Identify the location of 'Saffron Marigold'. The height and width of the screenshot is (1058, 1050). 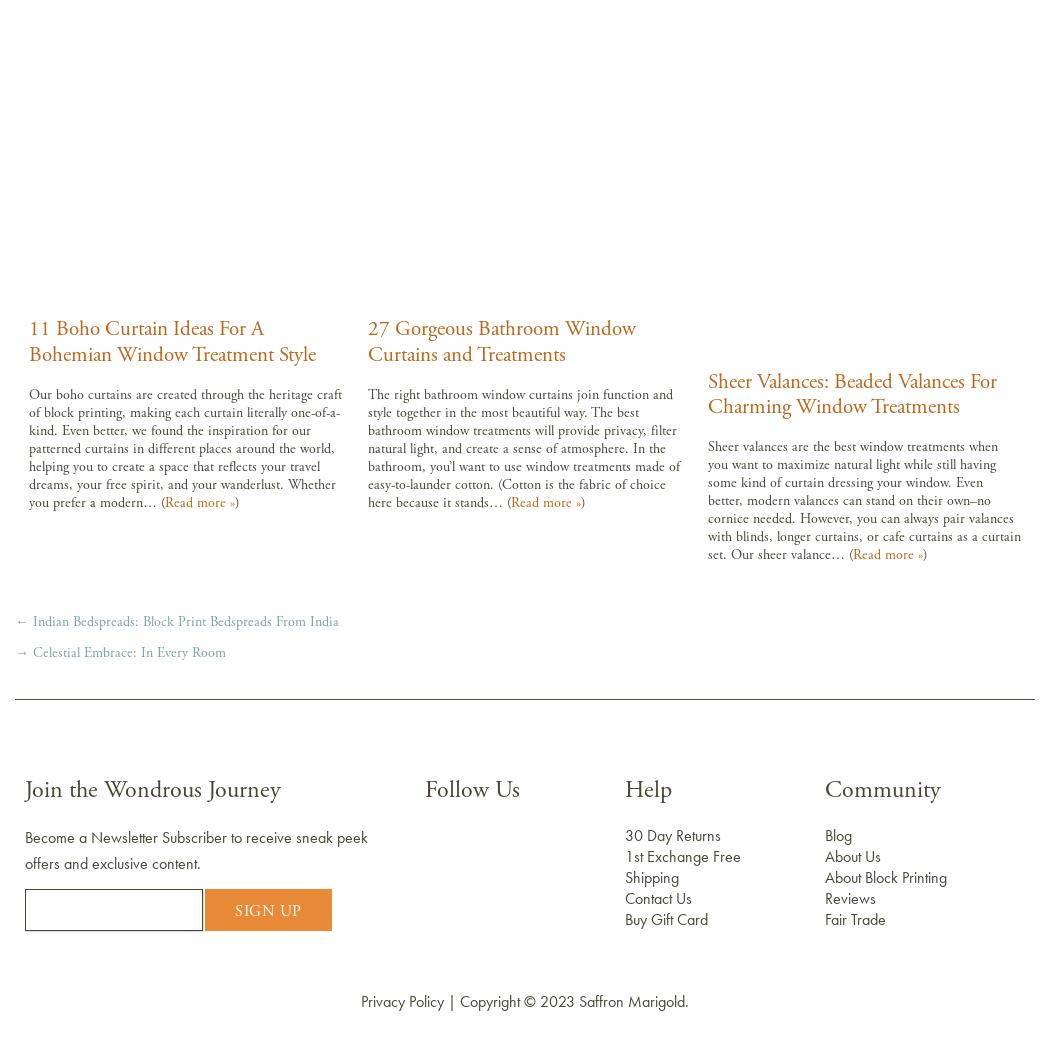
(631, 1000).